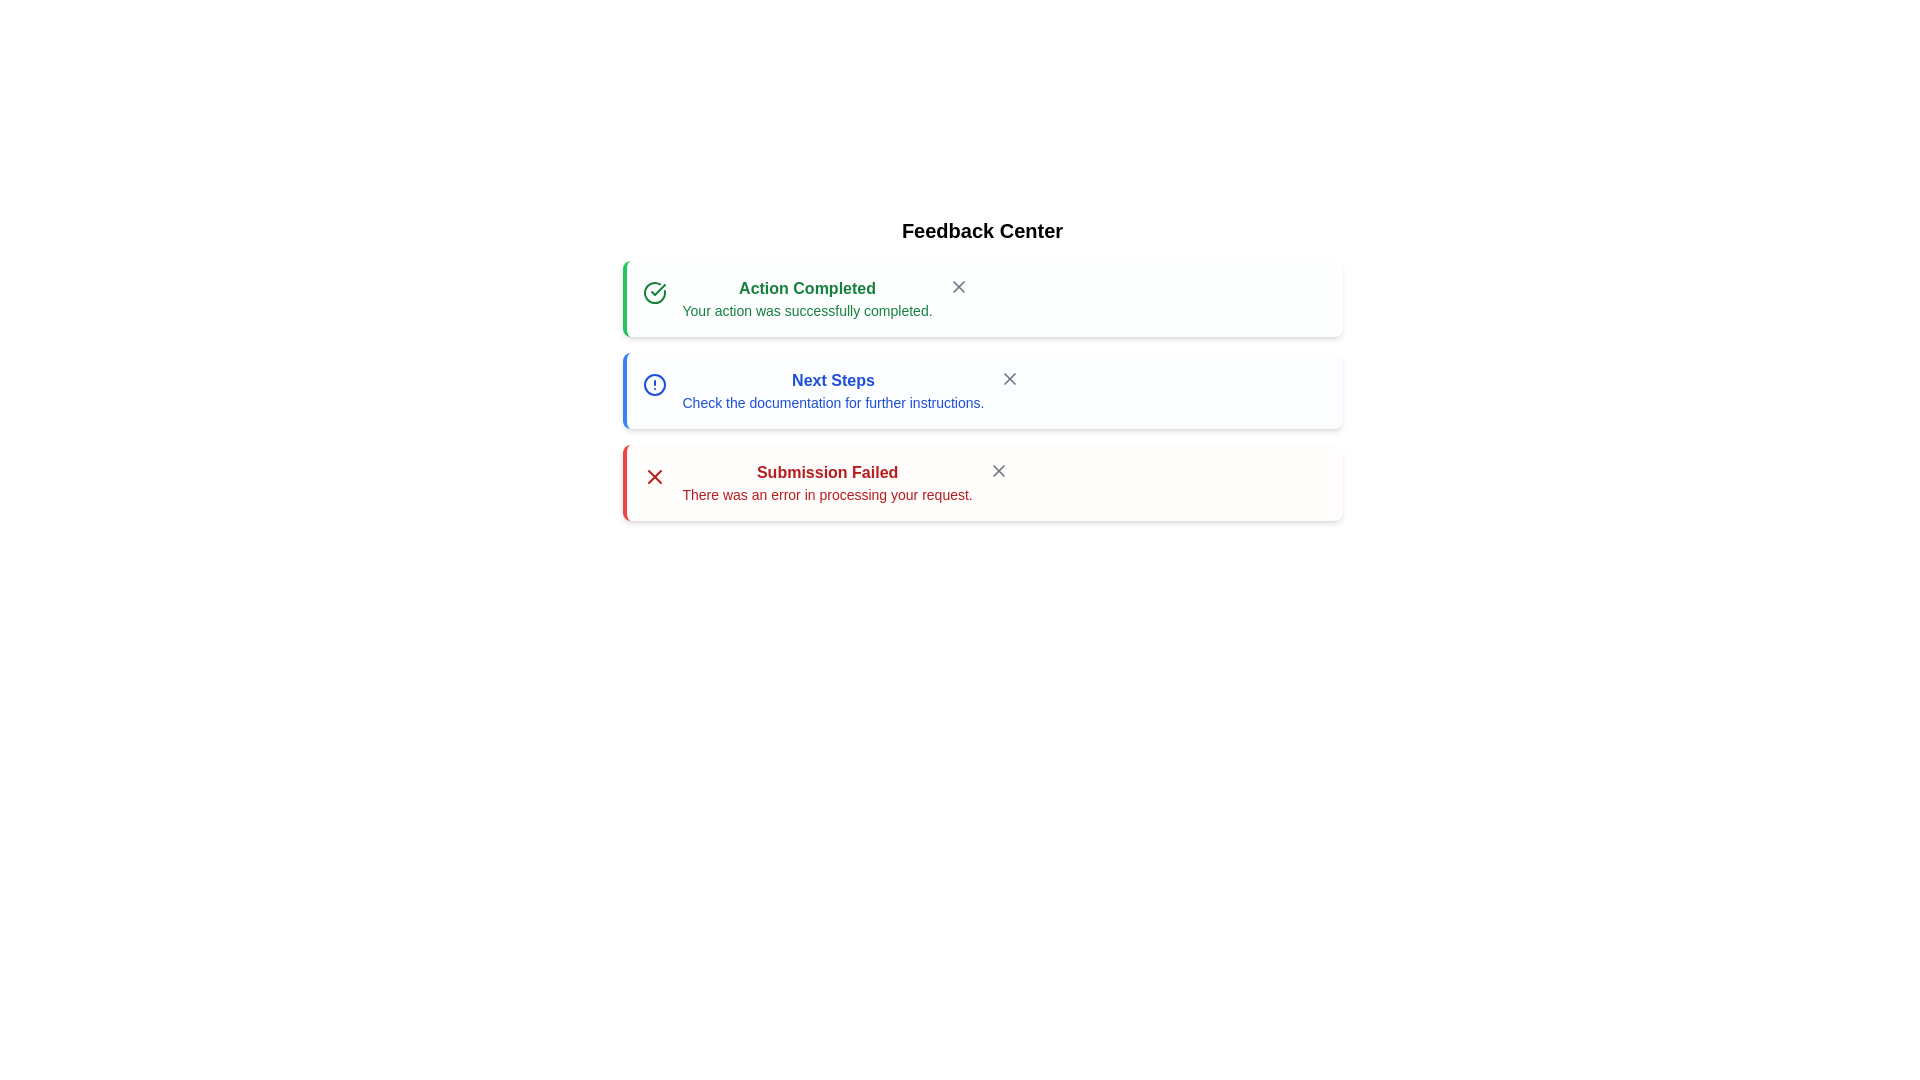  Describe the element at coordinates (982, 390) in the screenshot. I see `the alert with info type to see the hover effect` at that location.